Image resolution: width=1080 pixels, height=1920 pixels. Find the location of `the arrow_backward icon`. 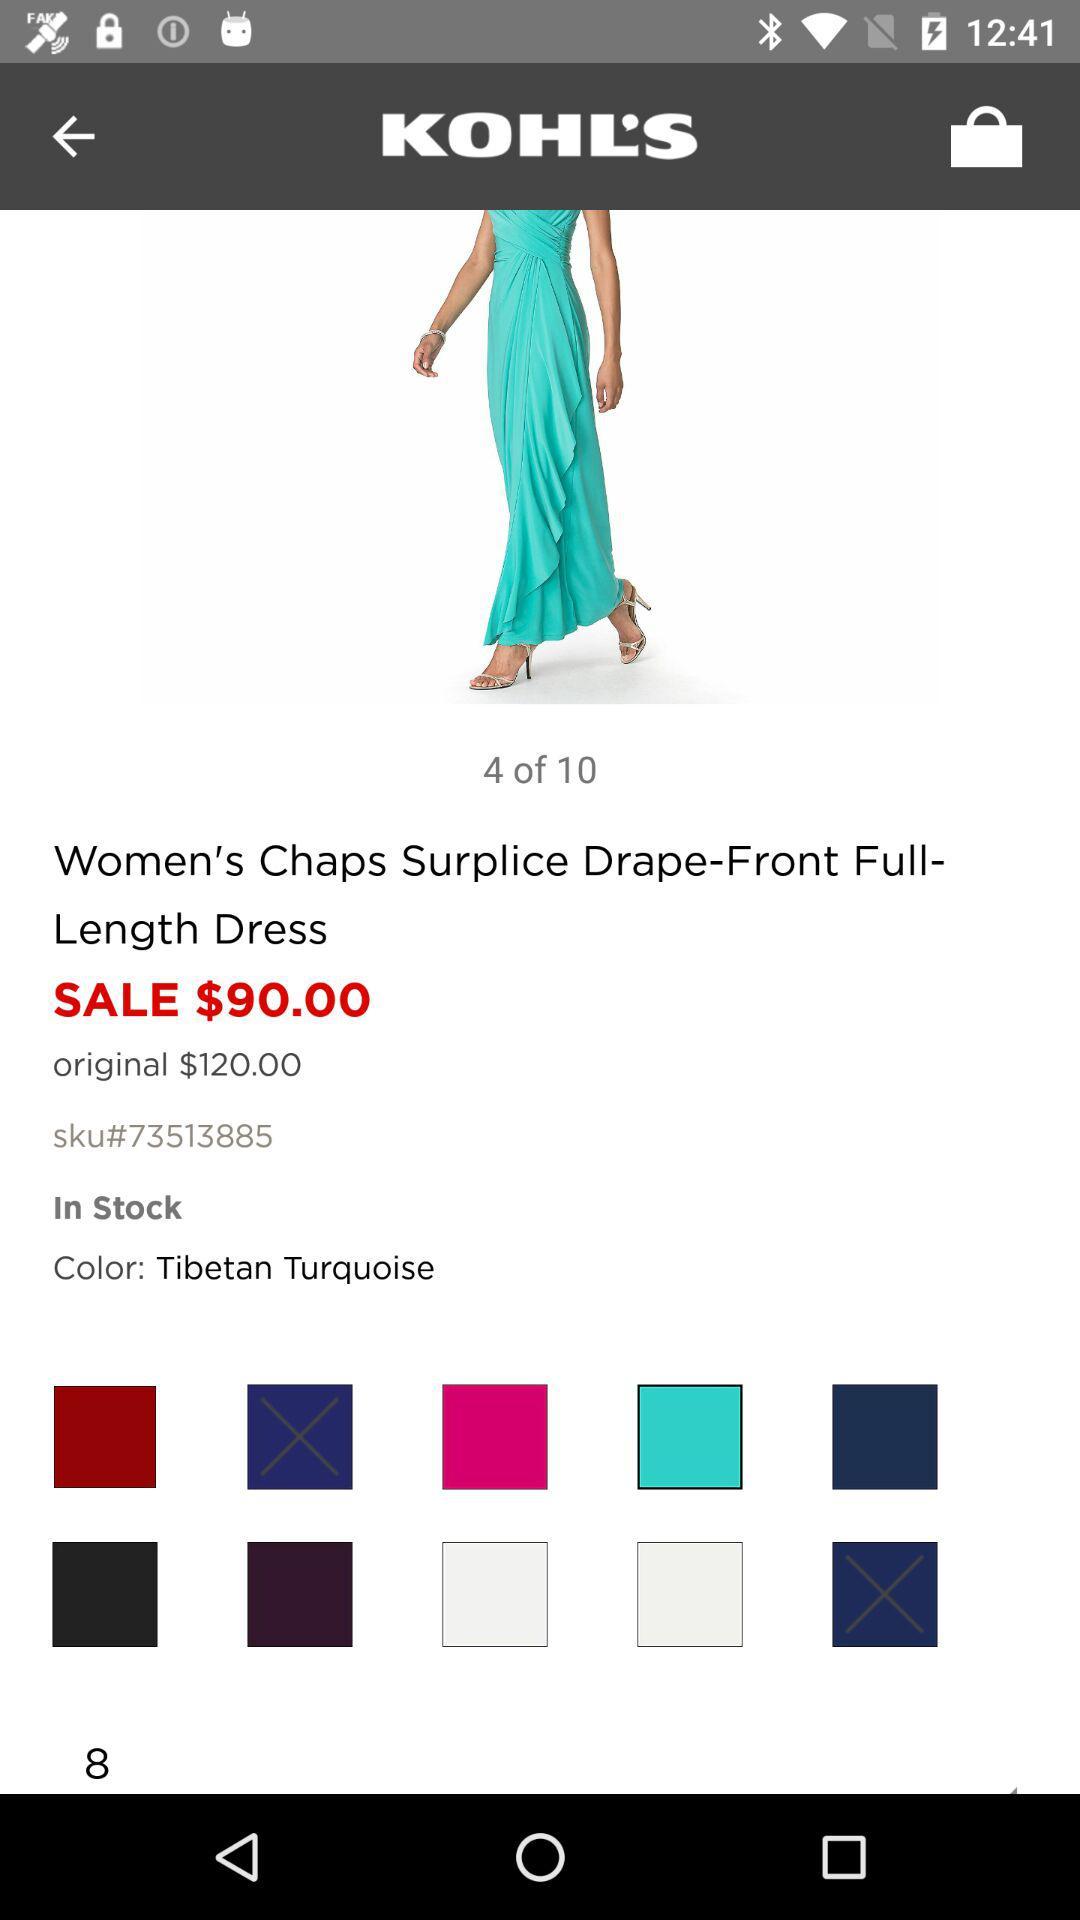

the arrow_backward icon is located at coordinates (72, 135).